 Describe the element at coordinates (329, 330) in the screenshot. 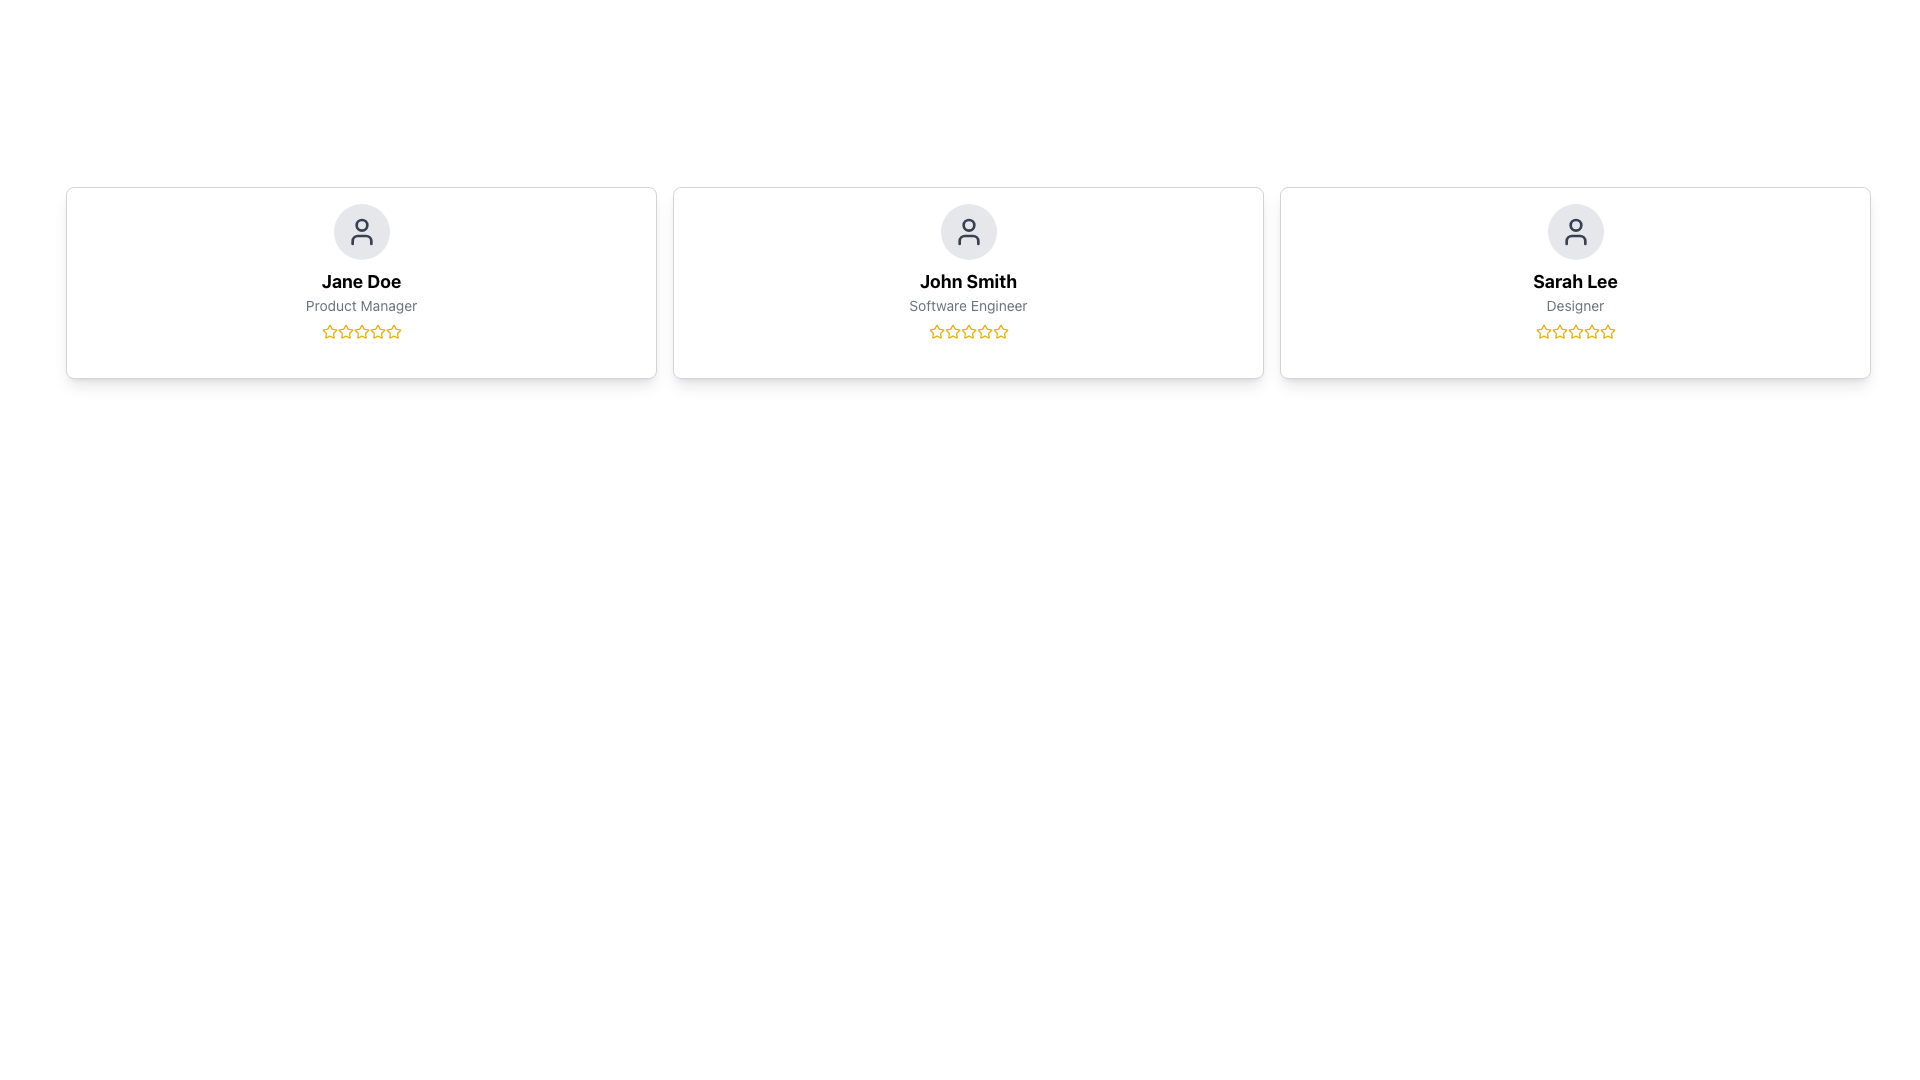

I see `the first star icon to rate it, which represents the first rating level in a set of five stars under 'Jane Doe', 'Product Manager'` at that location.